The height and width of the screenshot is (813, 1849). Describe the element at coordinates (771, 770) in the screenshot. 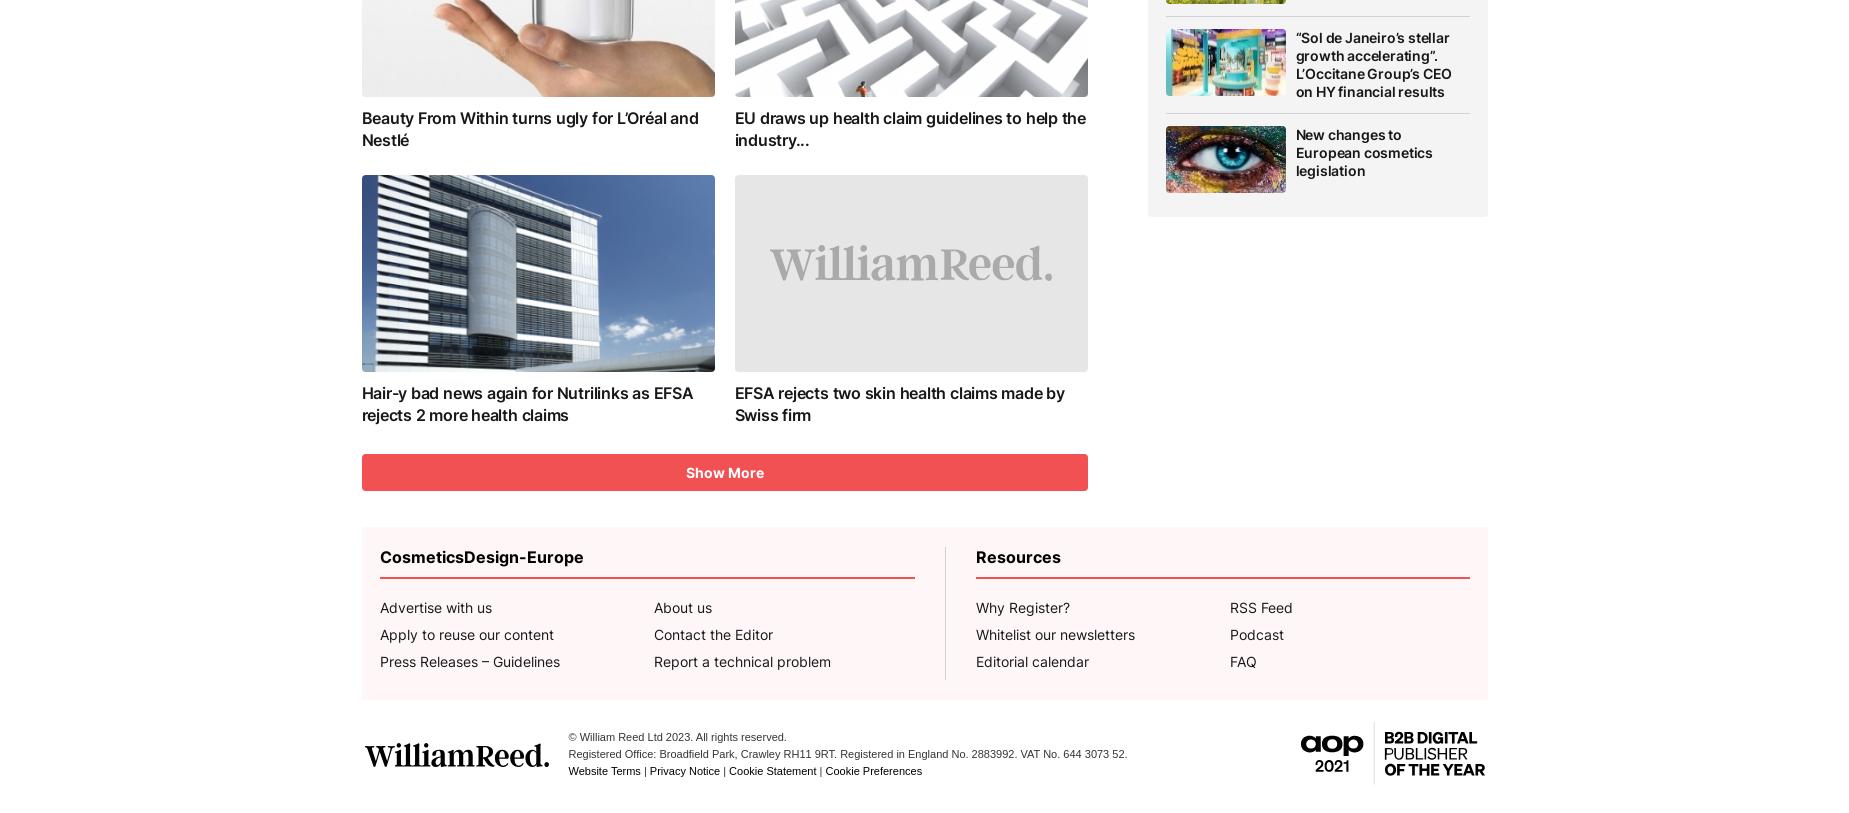

I see `'Cookie Statement'` at that location.